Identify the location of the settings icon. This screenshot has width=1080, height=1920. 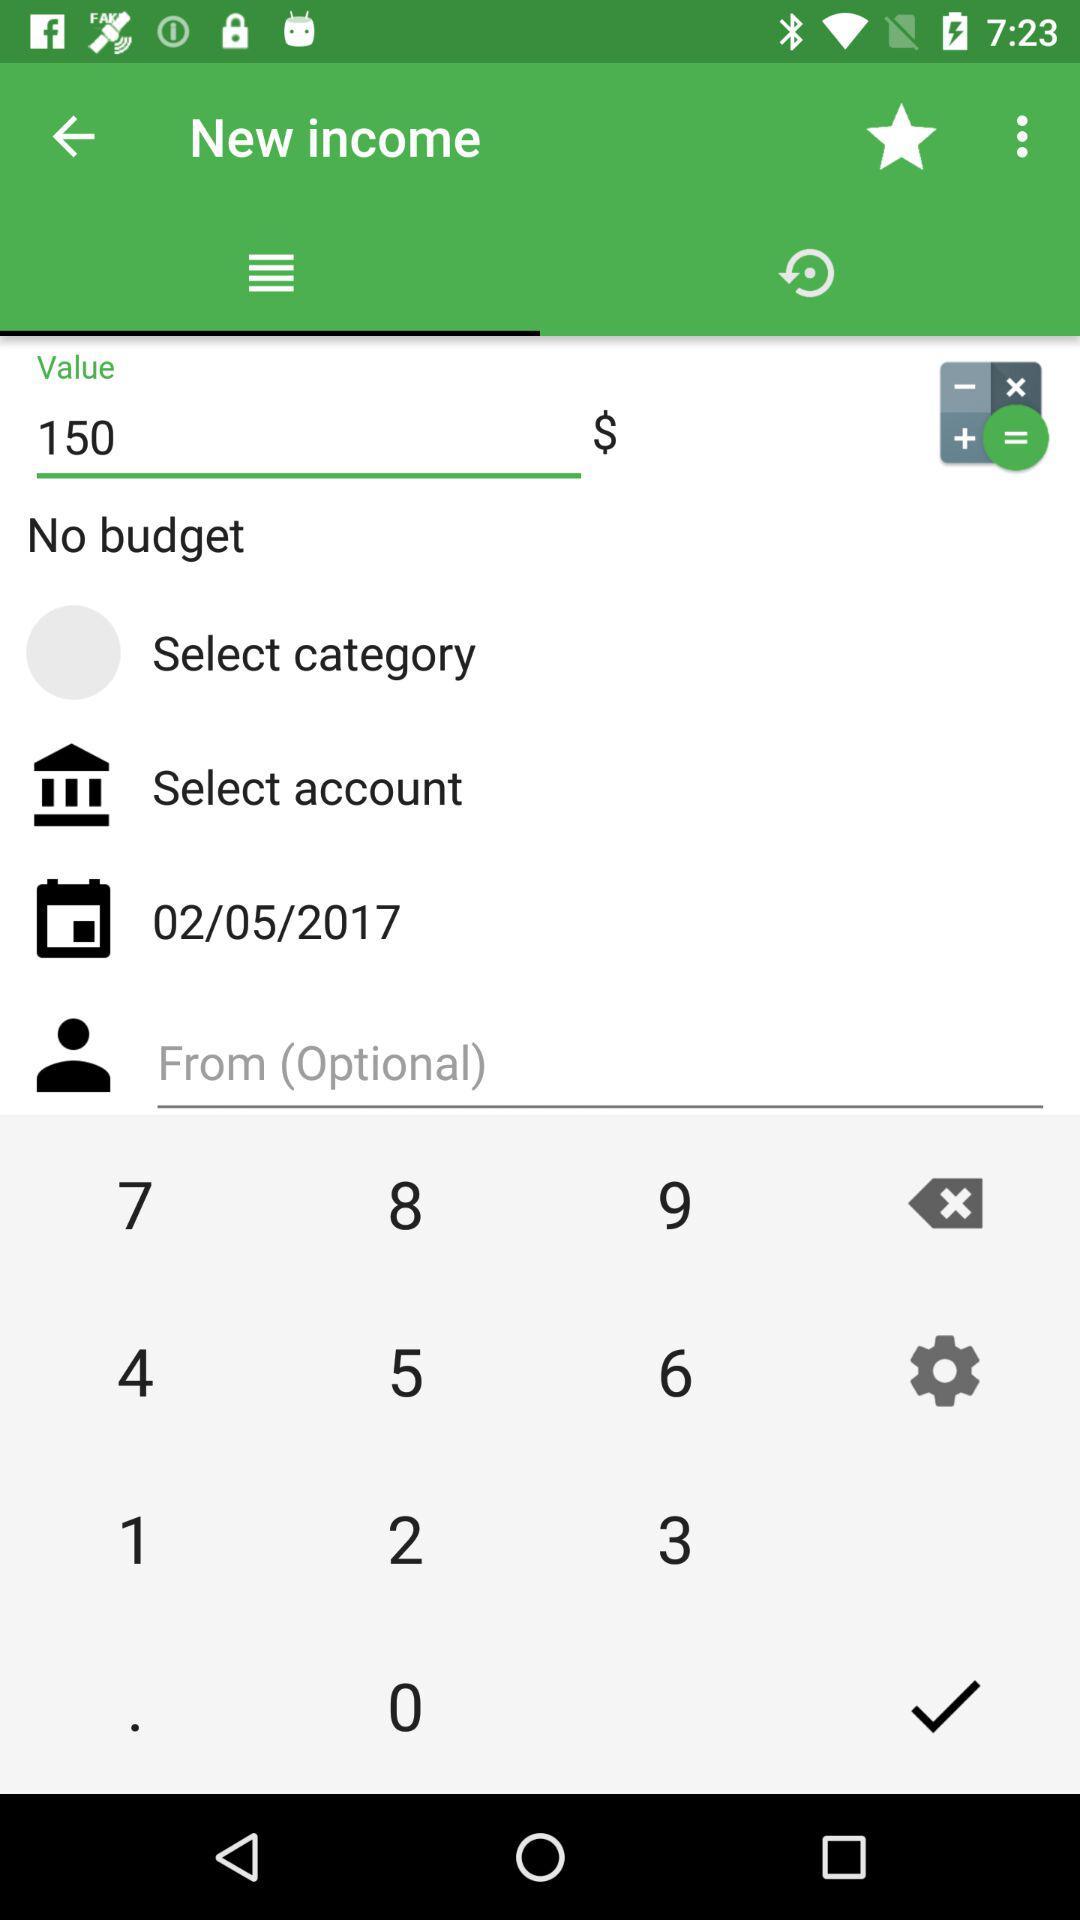
(945, 1369).